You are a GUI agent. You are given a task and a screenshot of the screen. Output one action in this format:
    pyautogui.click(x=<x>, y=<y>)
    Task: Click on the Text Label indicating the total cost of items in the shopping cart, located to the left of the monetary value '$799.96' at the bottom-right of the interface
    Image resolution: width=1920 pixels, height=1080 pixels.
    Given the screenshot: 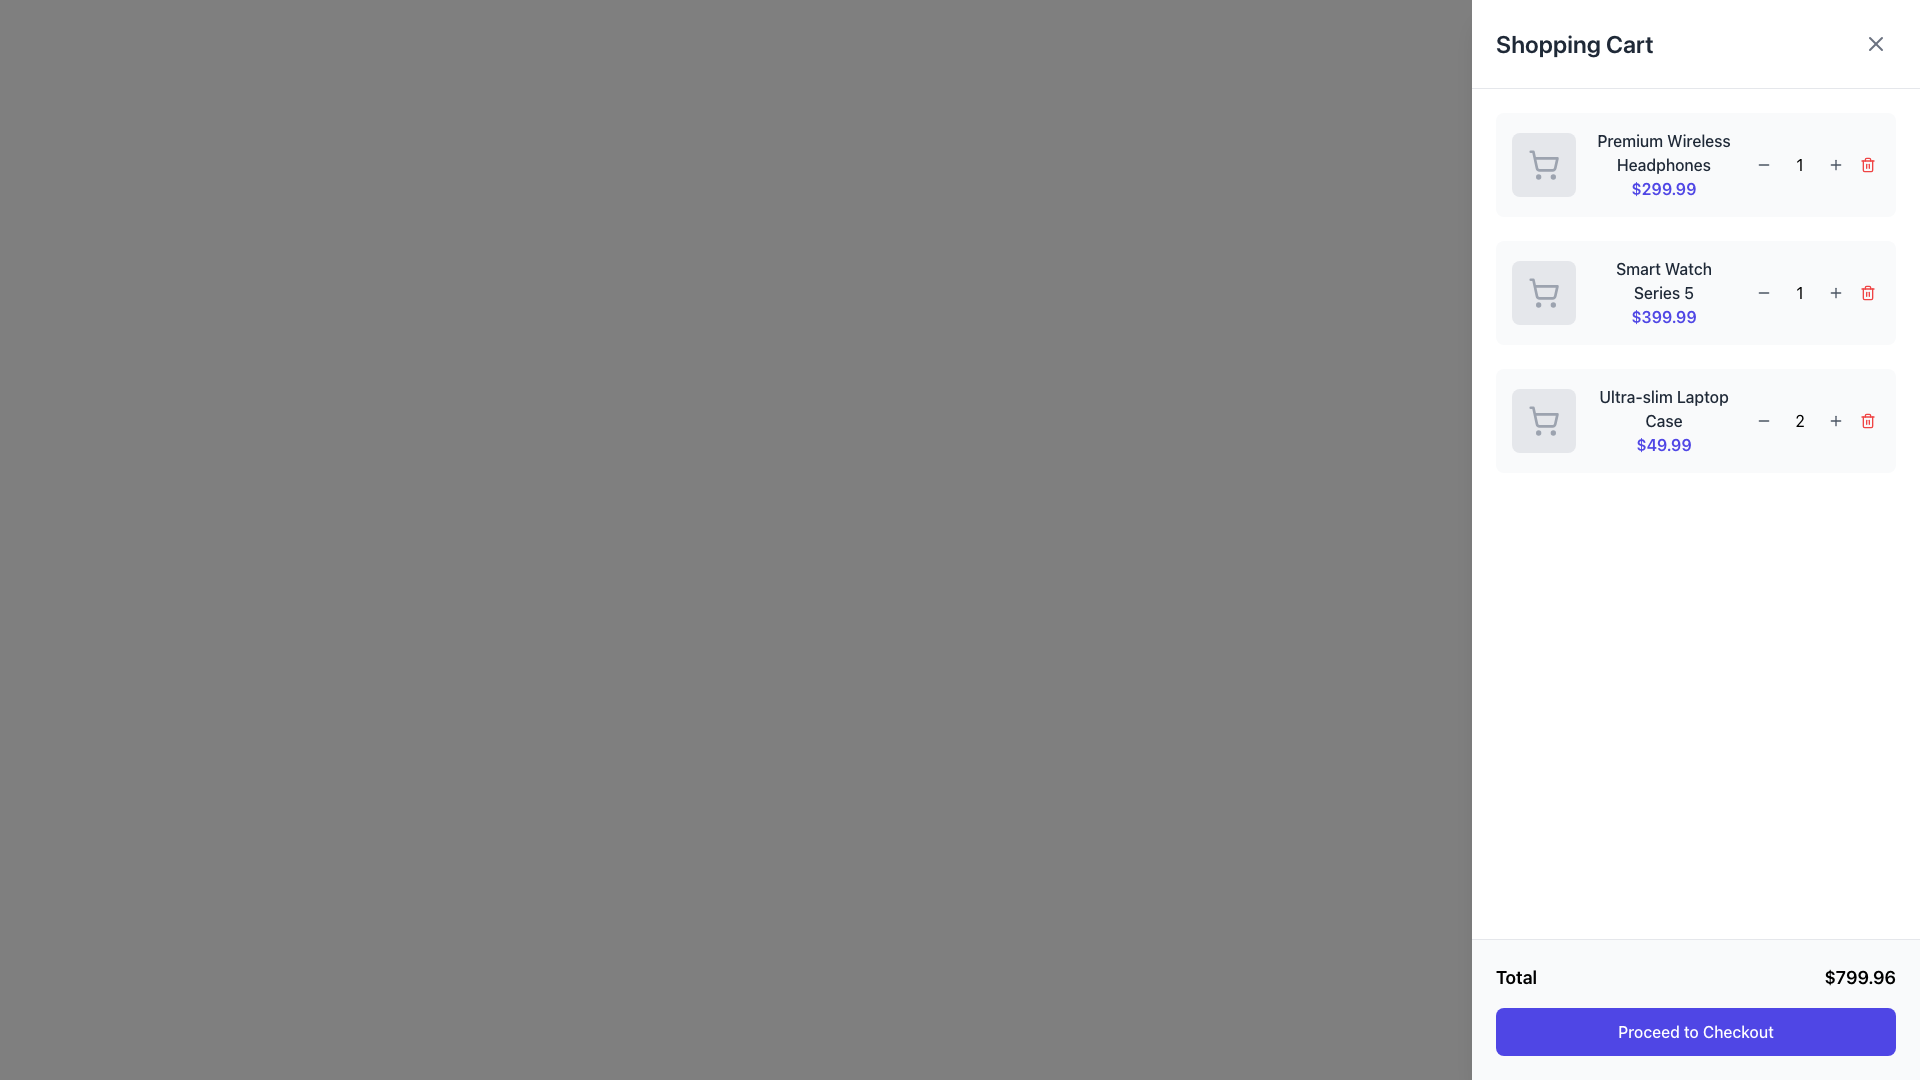 What is the action you would take?
    pyautogui.click(x=1516, y=977)
    